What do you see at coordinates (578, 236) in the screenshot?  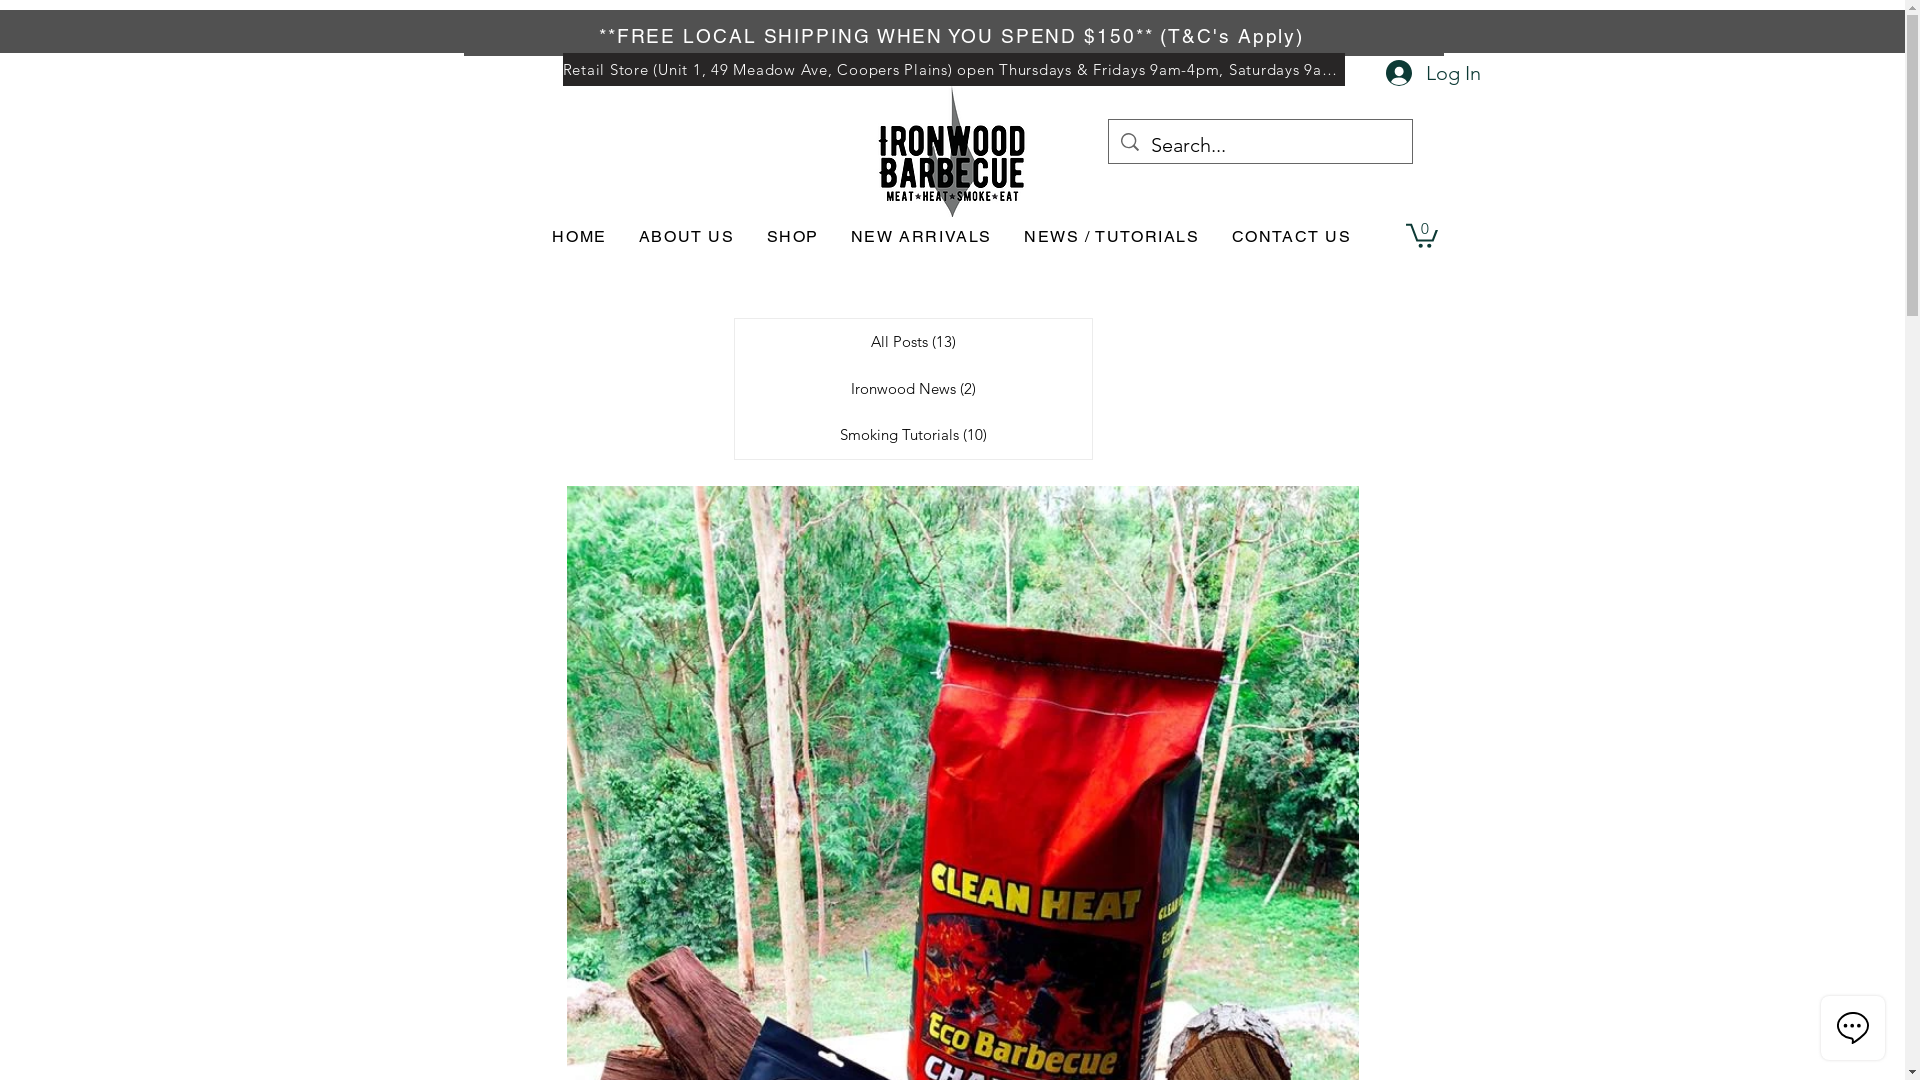 I see `'HOME'` at bounding box center [578, 236].